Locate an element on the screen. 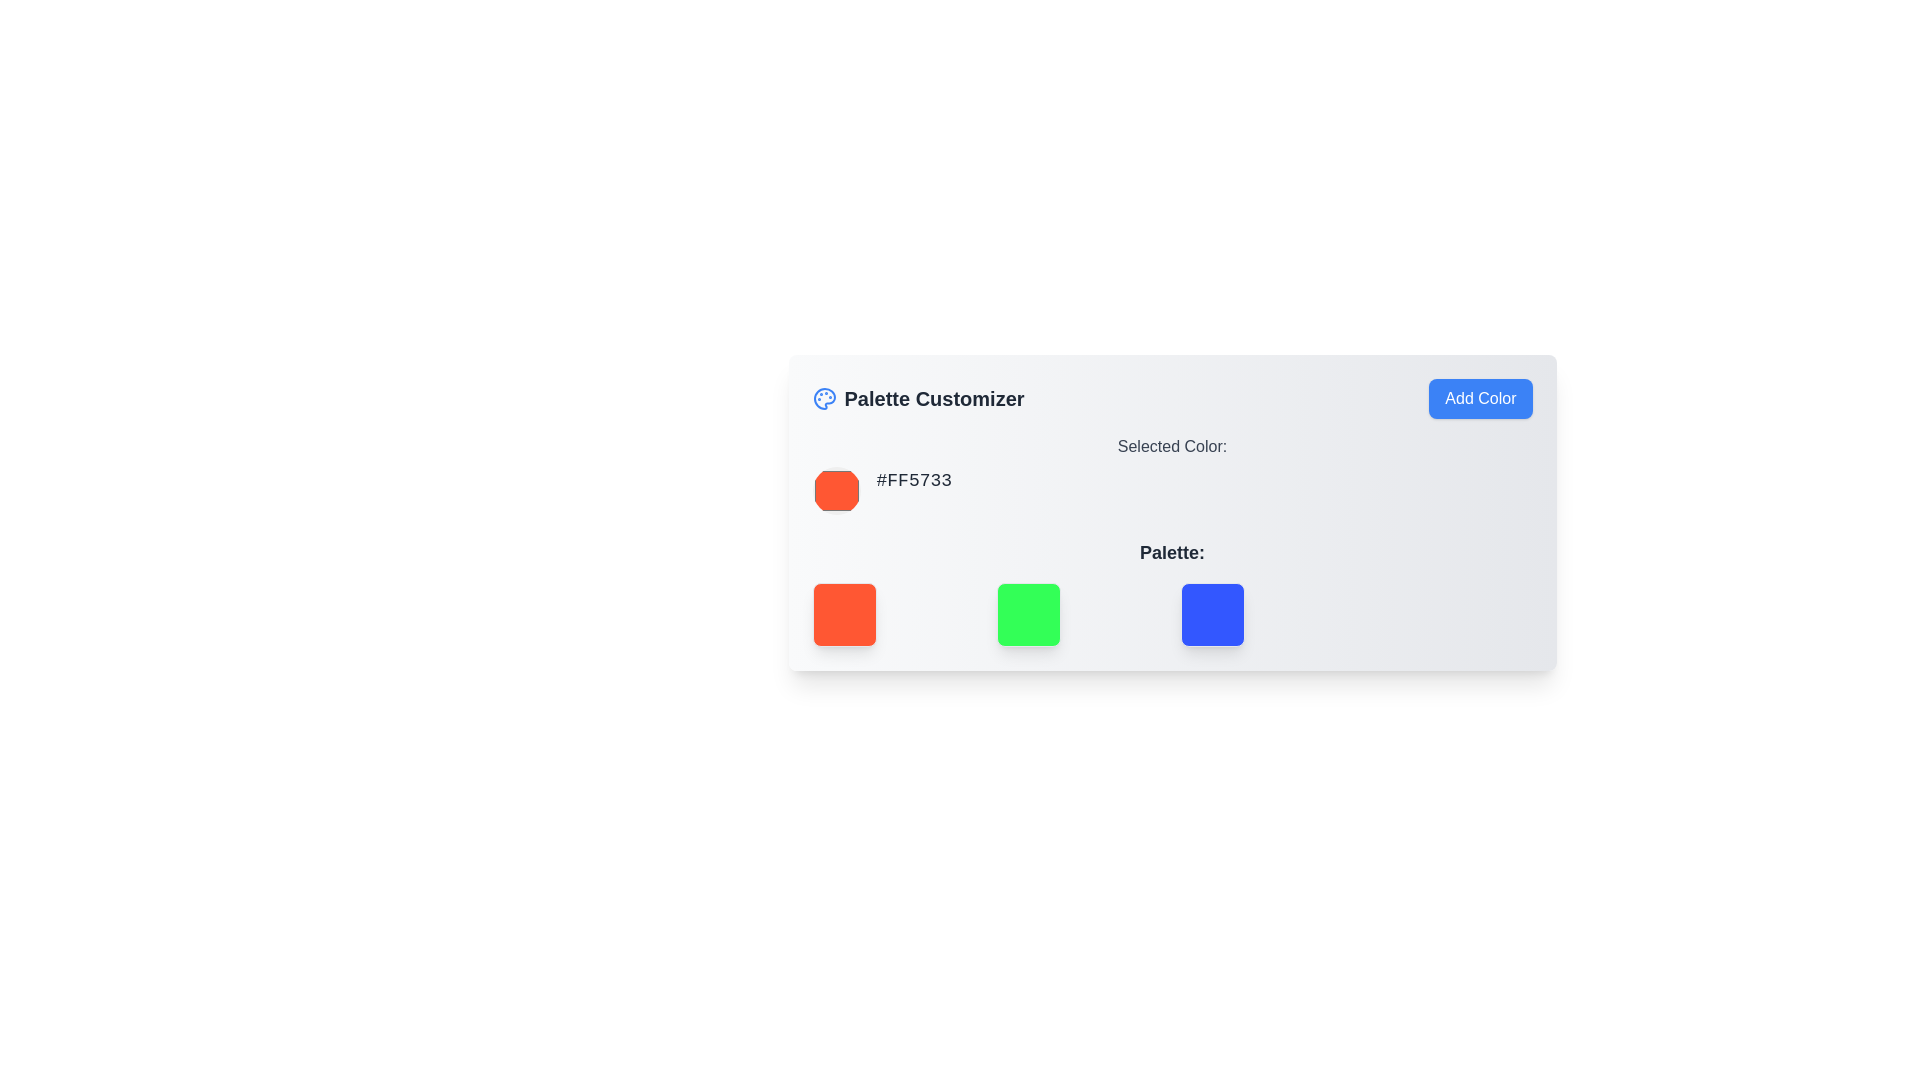 The height and width of the screenshot is (1080, 1920). the text display element showing the color code '#FF5733', which is styled in gray and is positioned to the right of a circular color swatch in the 'Selected Color' section is located at coordinates (913, 490).